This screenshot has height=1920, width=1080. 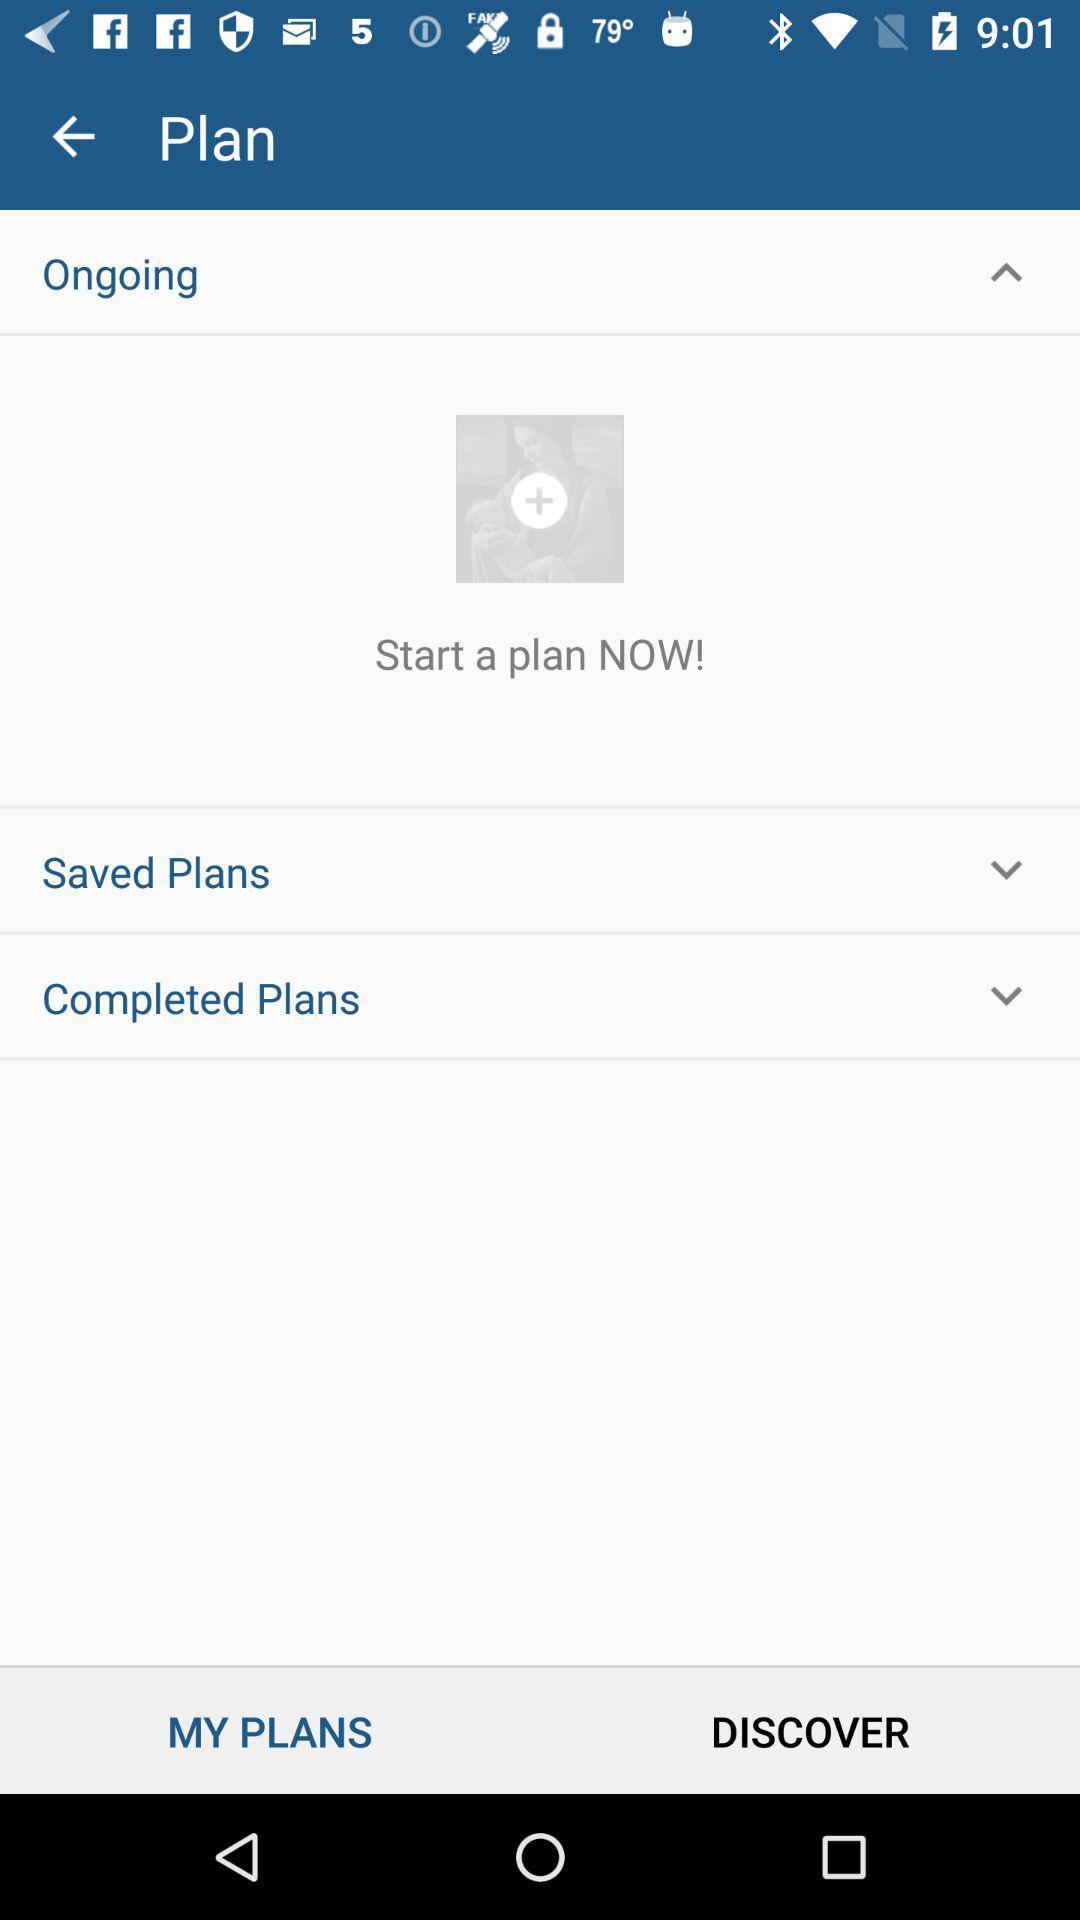 I want to click on start plan, so click(x=540, y=498).